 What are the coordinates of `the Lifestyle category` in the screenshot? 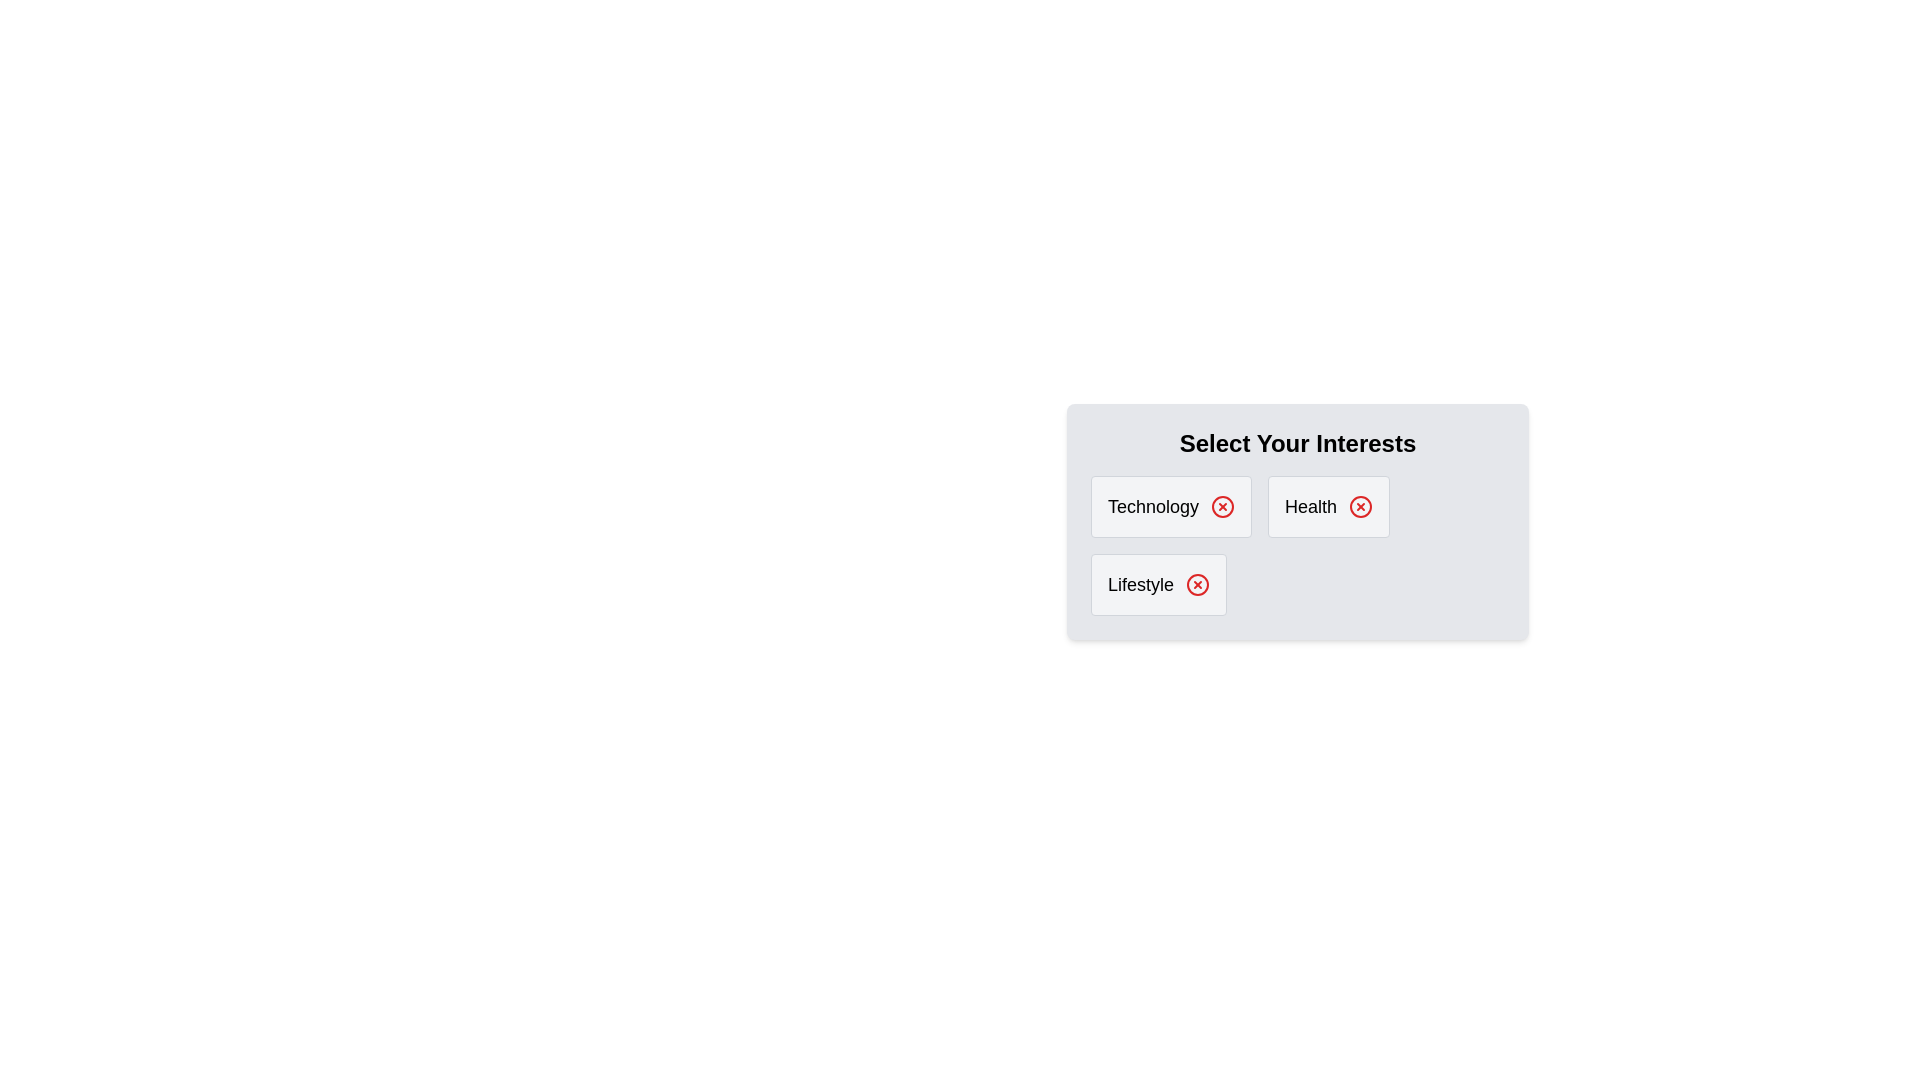 It's located at (1159, 585).